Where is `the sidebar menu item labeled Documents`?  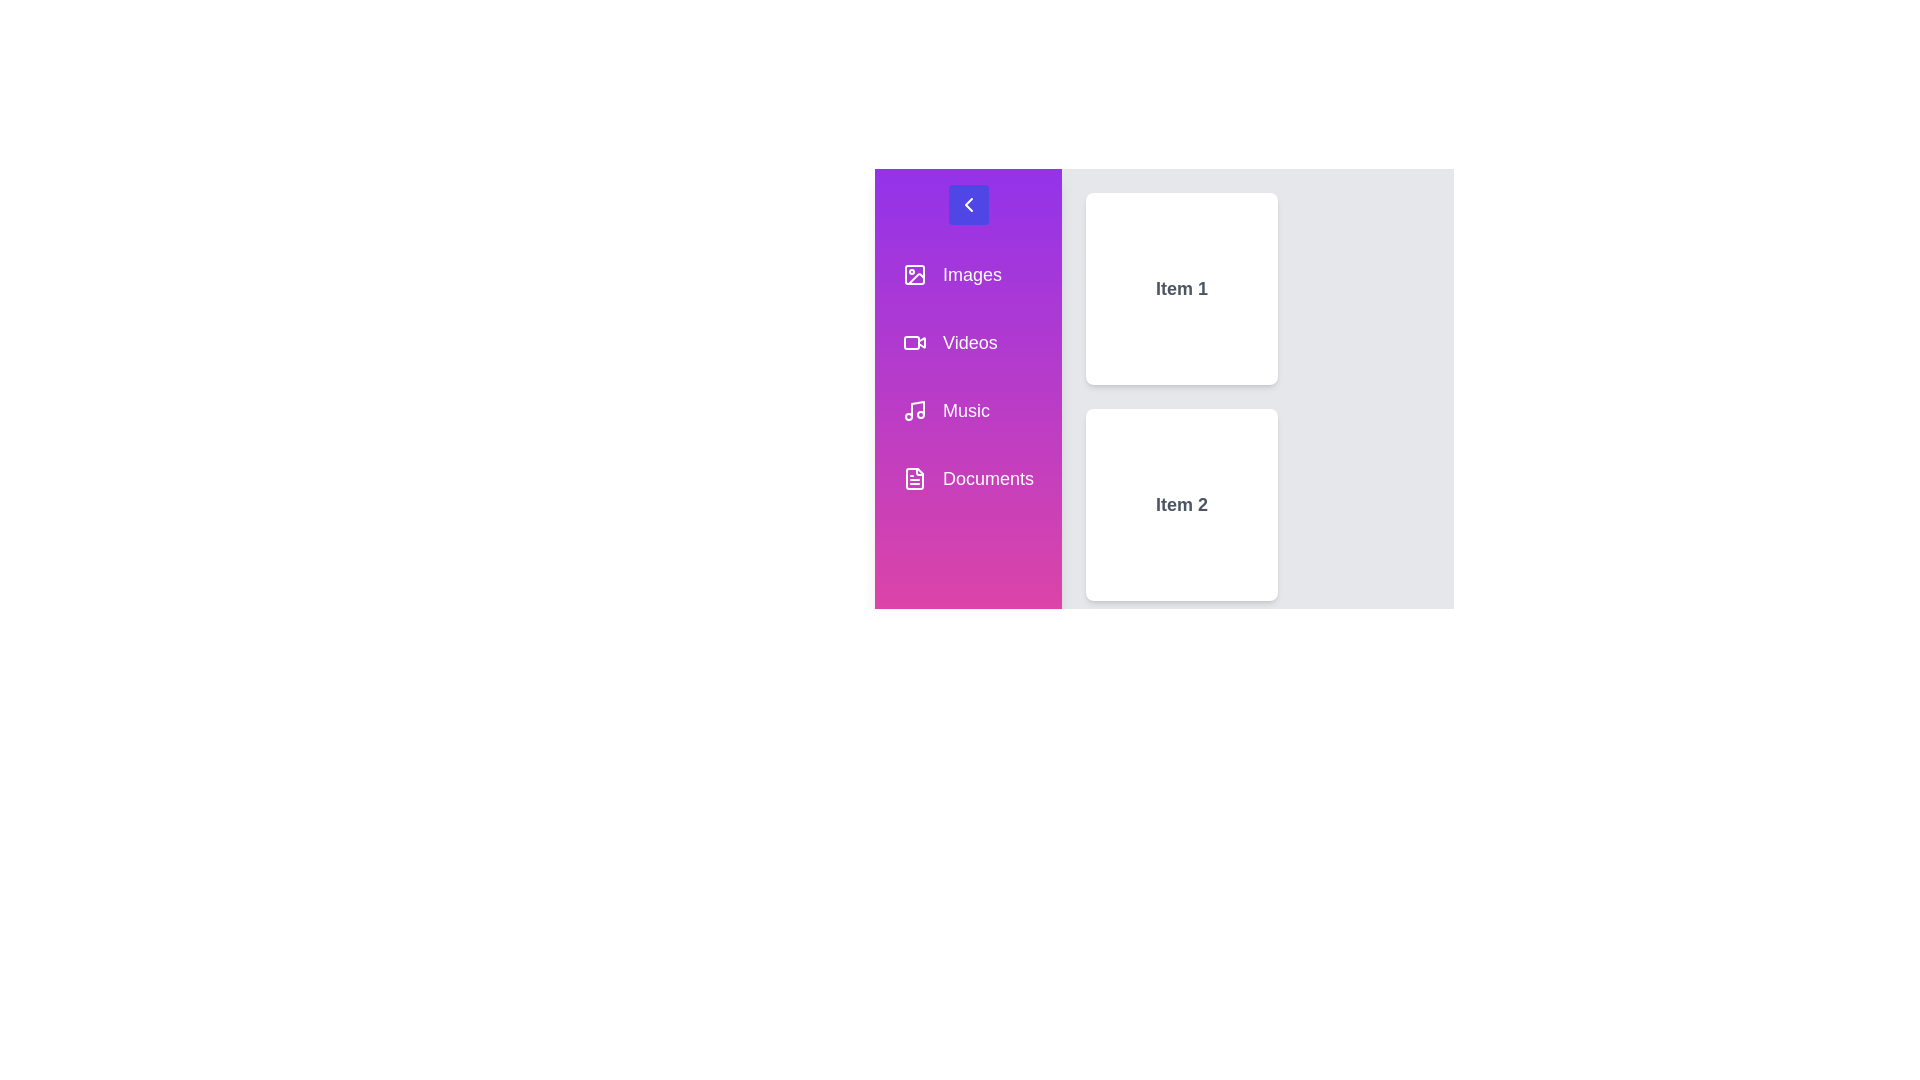 the sidebar menu item labeled Documents is located at coordinates (968, 478).